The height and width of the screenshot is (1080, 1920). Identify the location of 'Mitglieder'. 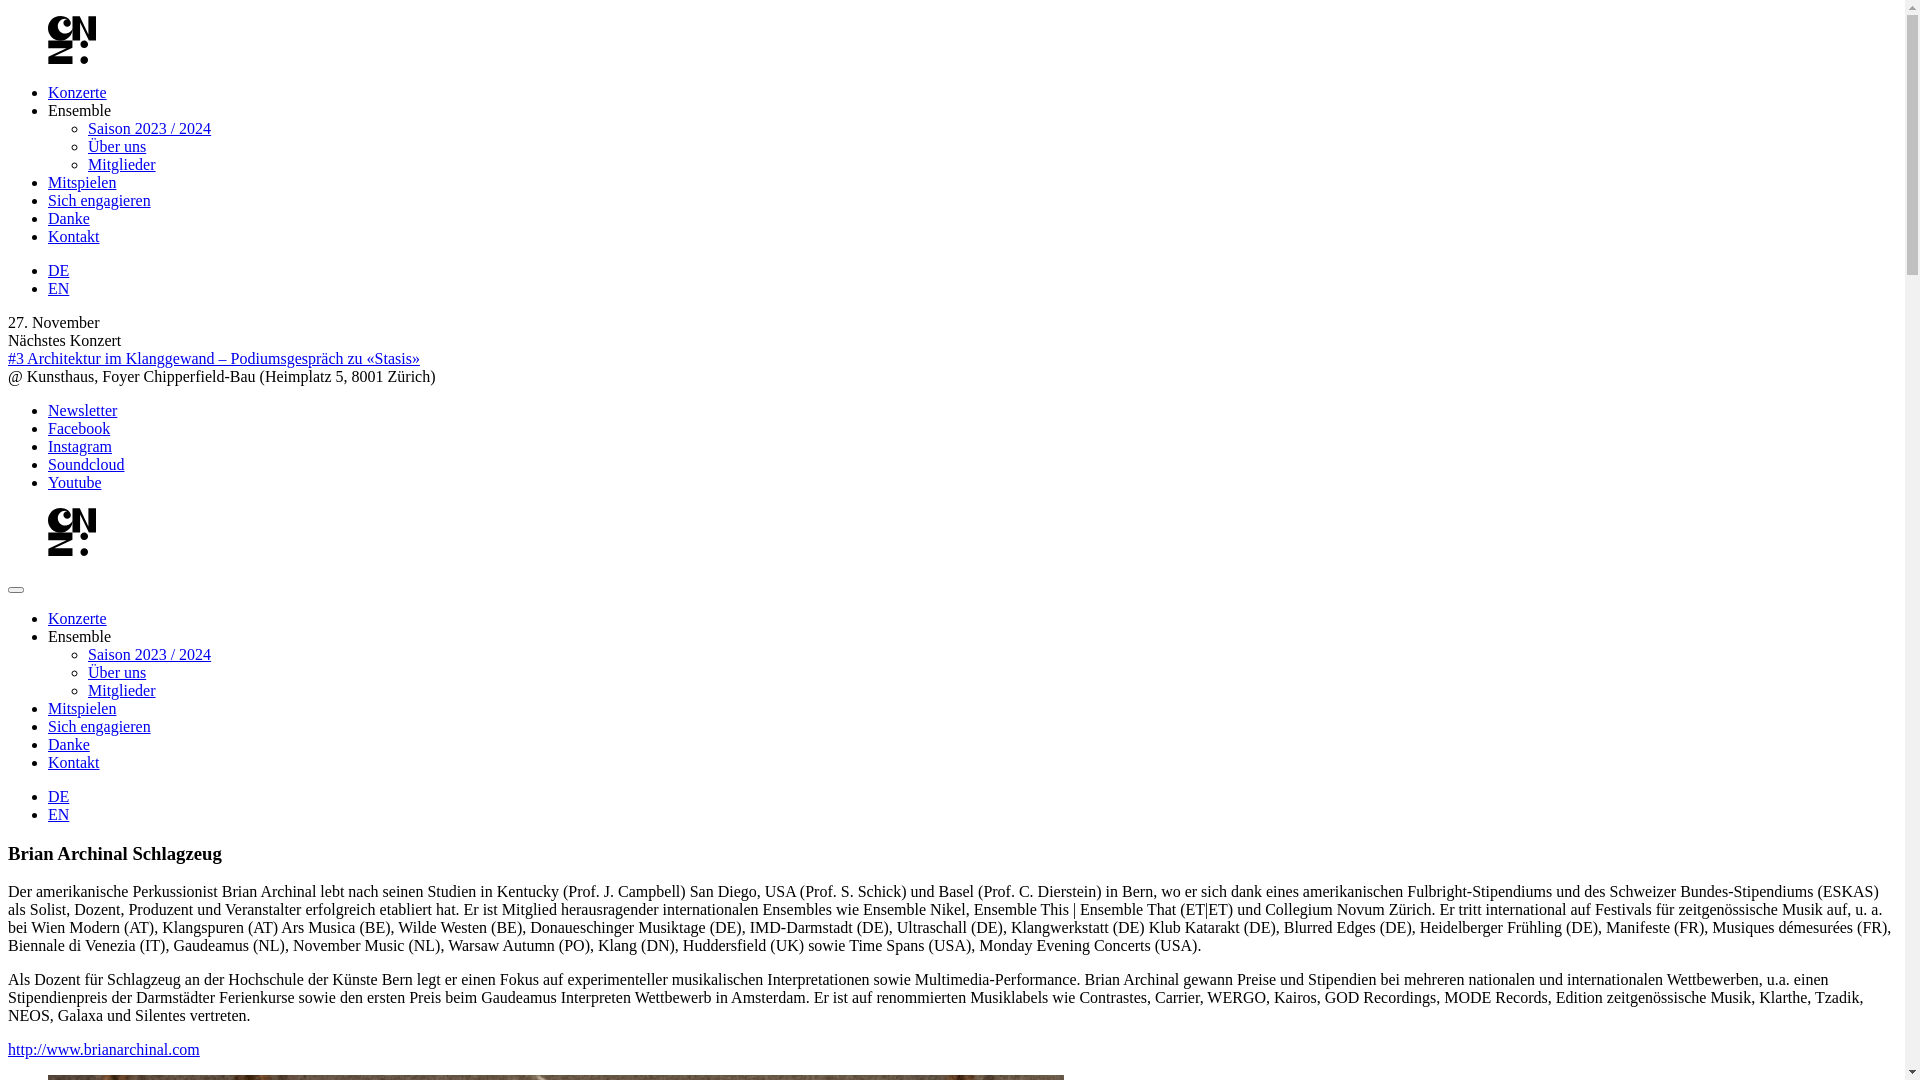
(120, 163).